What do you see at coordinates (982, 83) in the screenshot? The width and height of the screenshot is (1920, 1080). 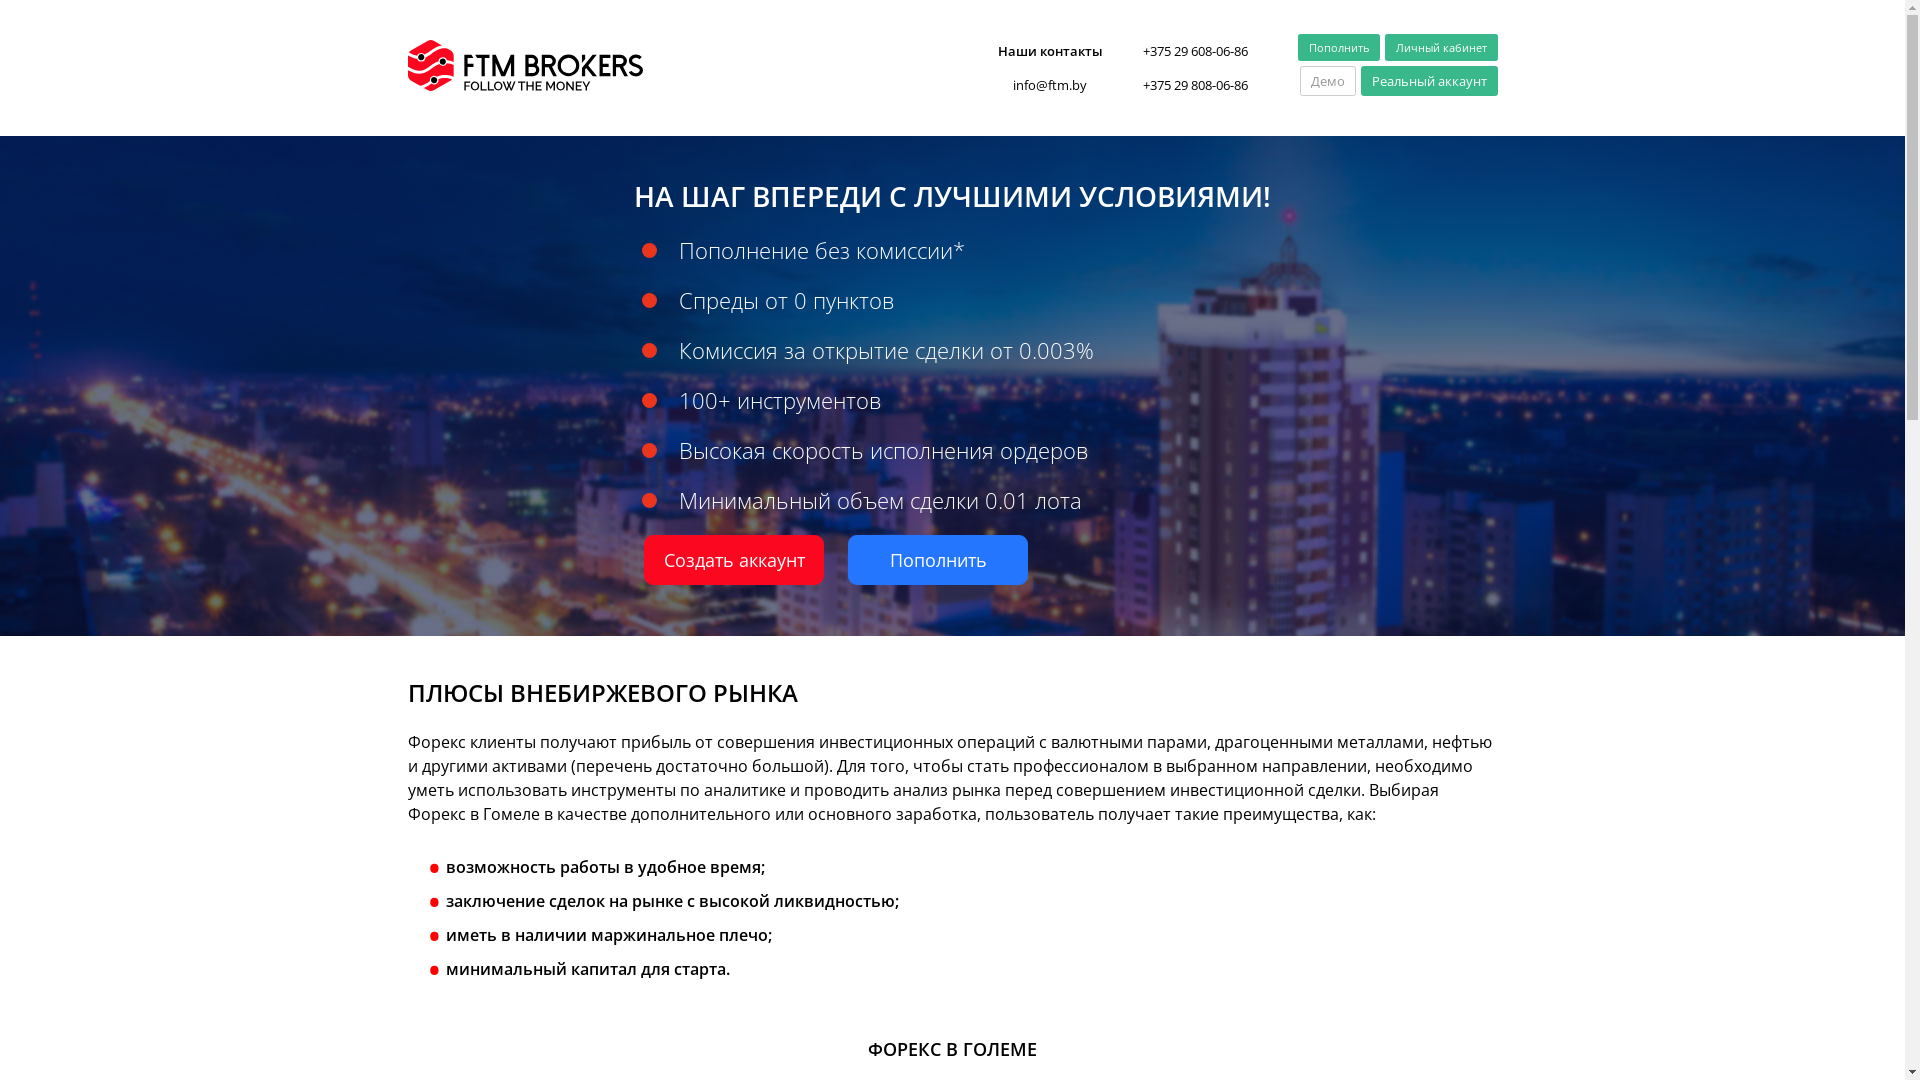 I see `'info@ftm.by'` at bounding box center [982, 83].